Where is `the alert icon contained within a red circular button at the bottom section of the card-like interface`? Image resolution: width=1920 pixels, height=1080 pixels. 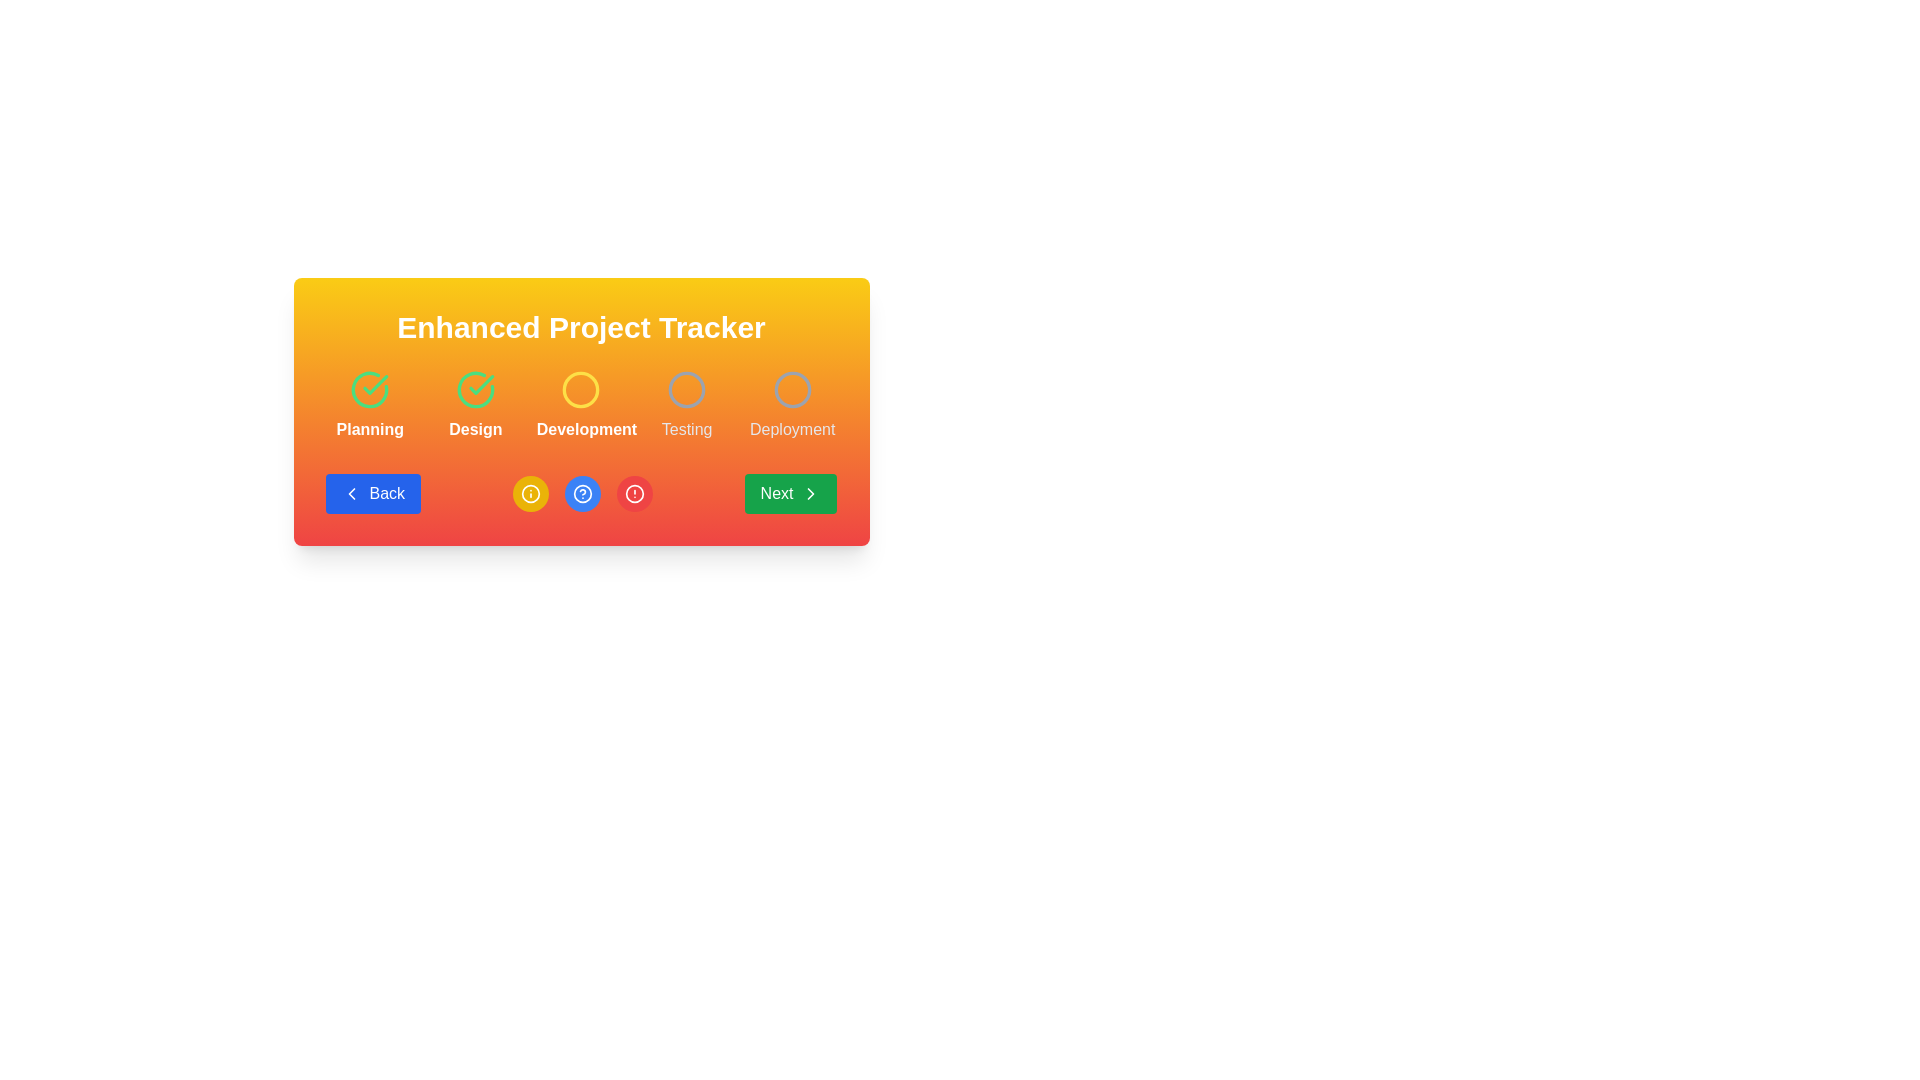 the alert icon contained within a red circular button at the bottom section of the card-like interface is located at coordinates (633, 493).